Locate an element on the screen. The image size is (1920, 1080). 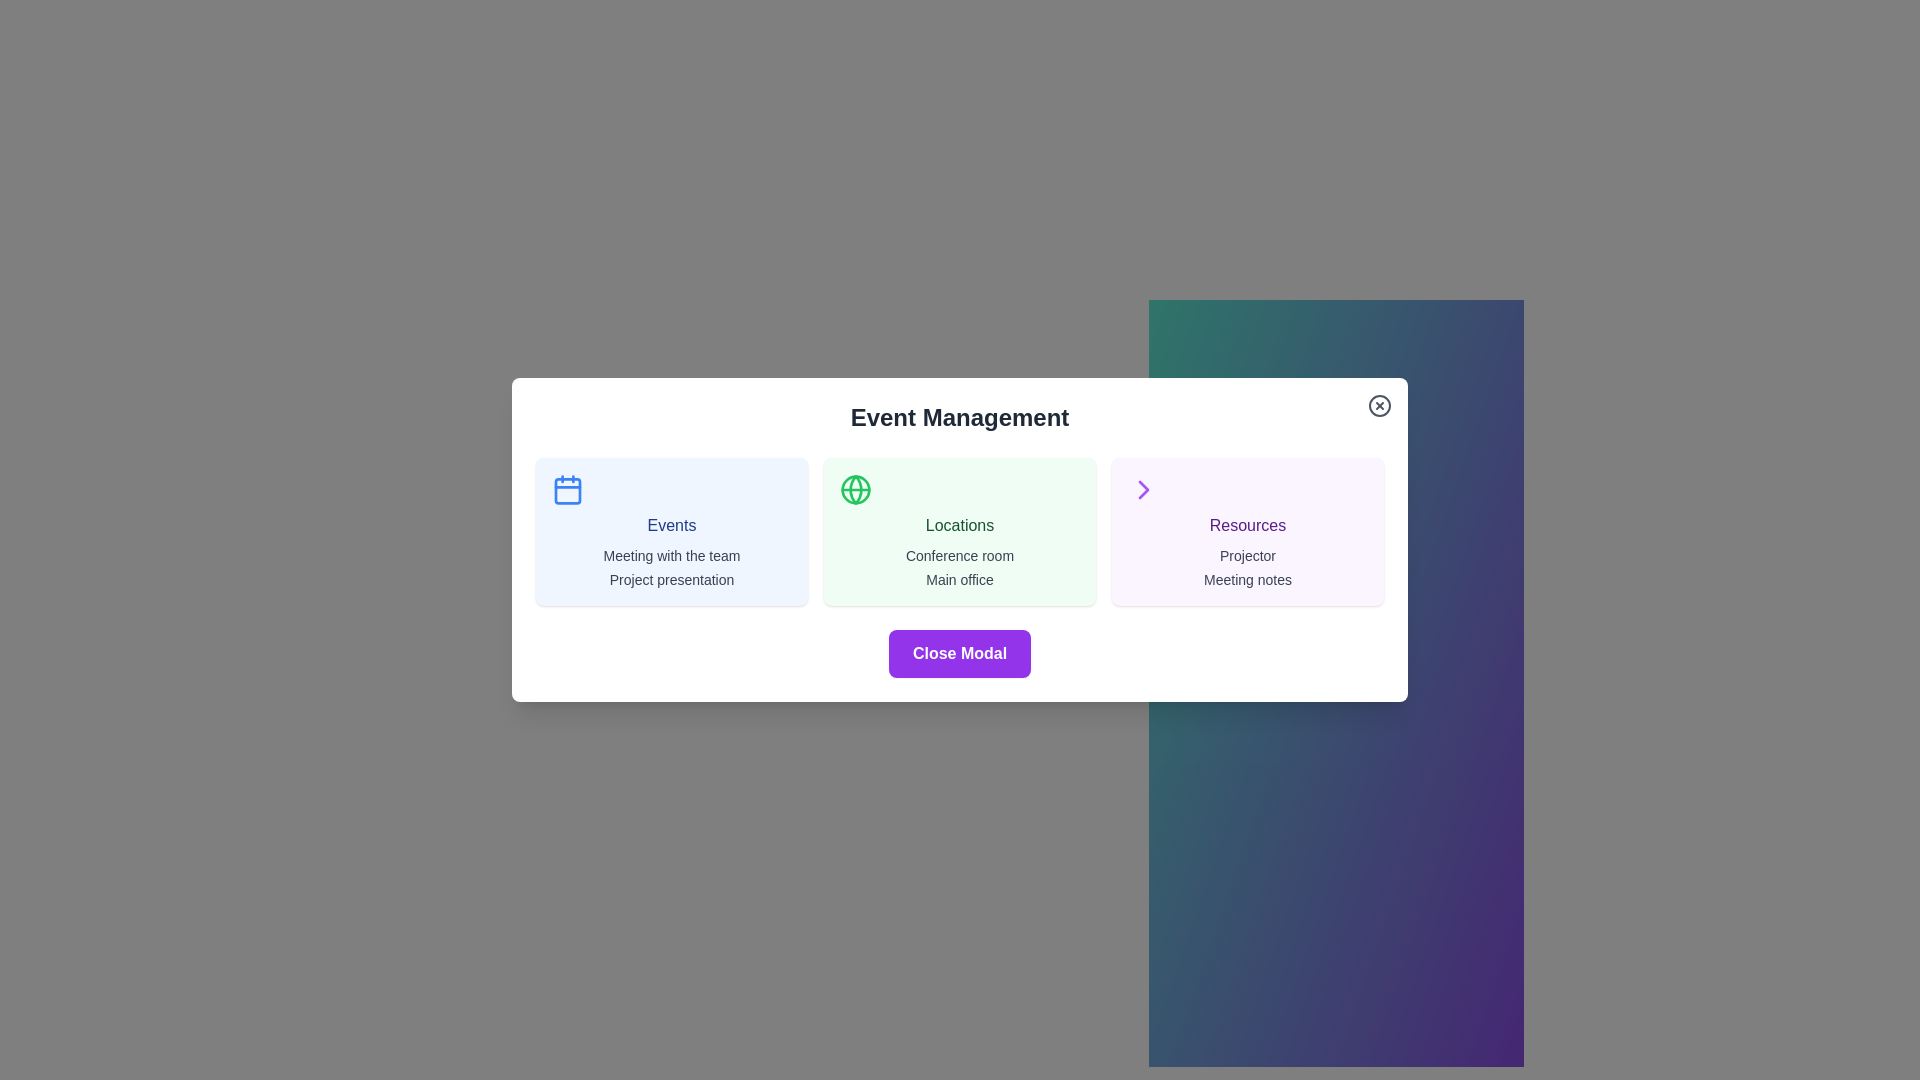
the information card displaying location details for 'Conference room' and 'Main office' in the Event Management modal dialog is located at coordinates (960, 531).